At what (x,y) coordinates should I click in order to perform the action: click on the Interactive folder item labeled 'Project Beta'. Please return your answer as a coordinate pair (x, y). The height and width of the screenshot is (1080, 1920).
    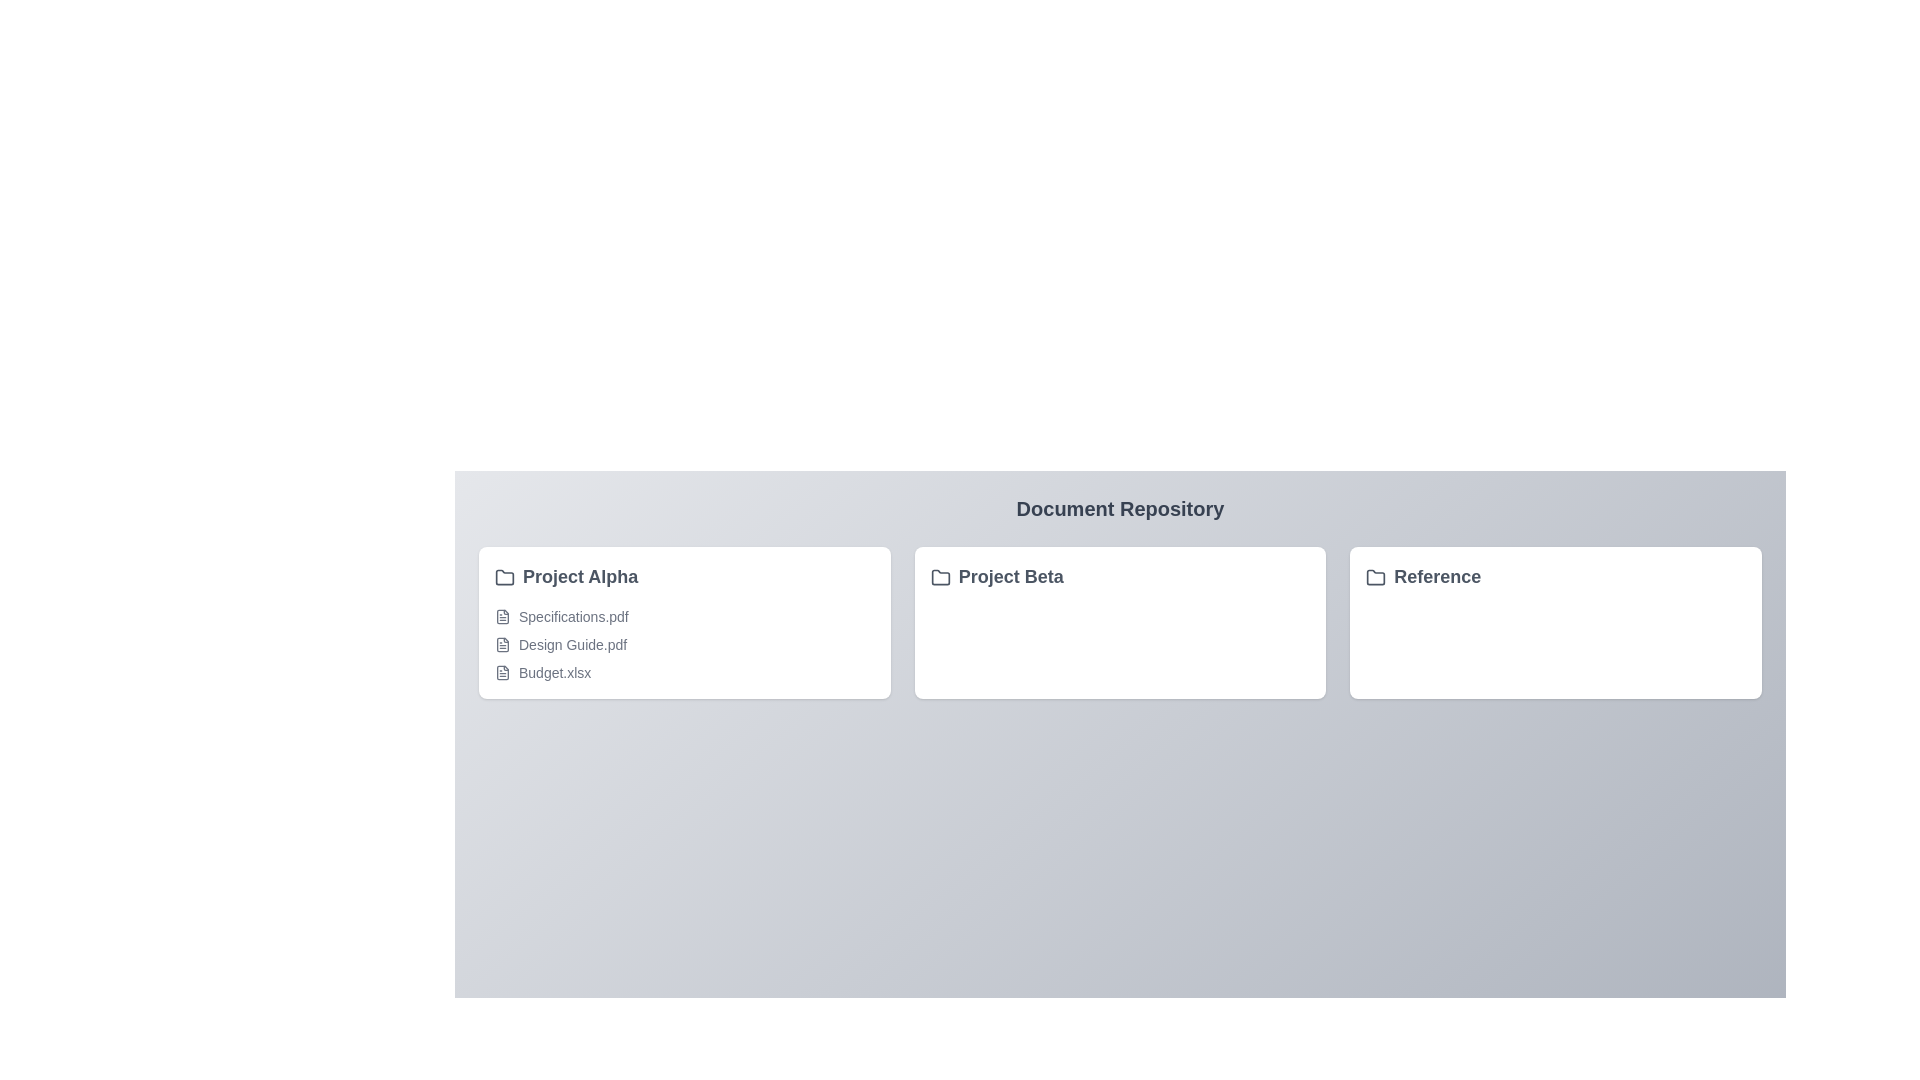
    Looking at the image, I should click on (1120, 577).